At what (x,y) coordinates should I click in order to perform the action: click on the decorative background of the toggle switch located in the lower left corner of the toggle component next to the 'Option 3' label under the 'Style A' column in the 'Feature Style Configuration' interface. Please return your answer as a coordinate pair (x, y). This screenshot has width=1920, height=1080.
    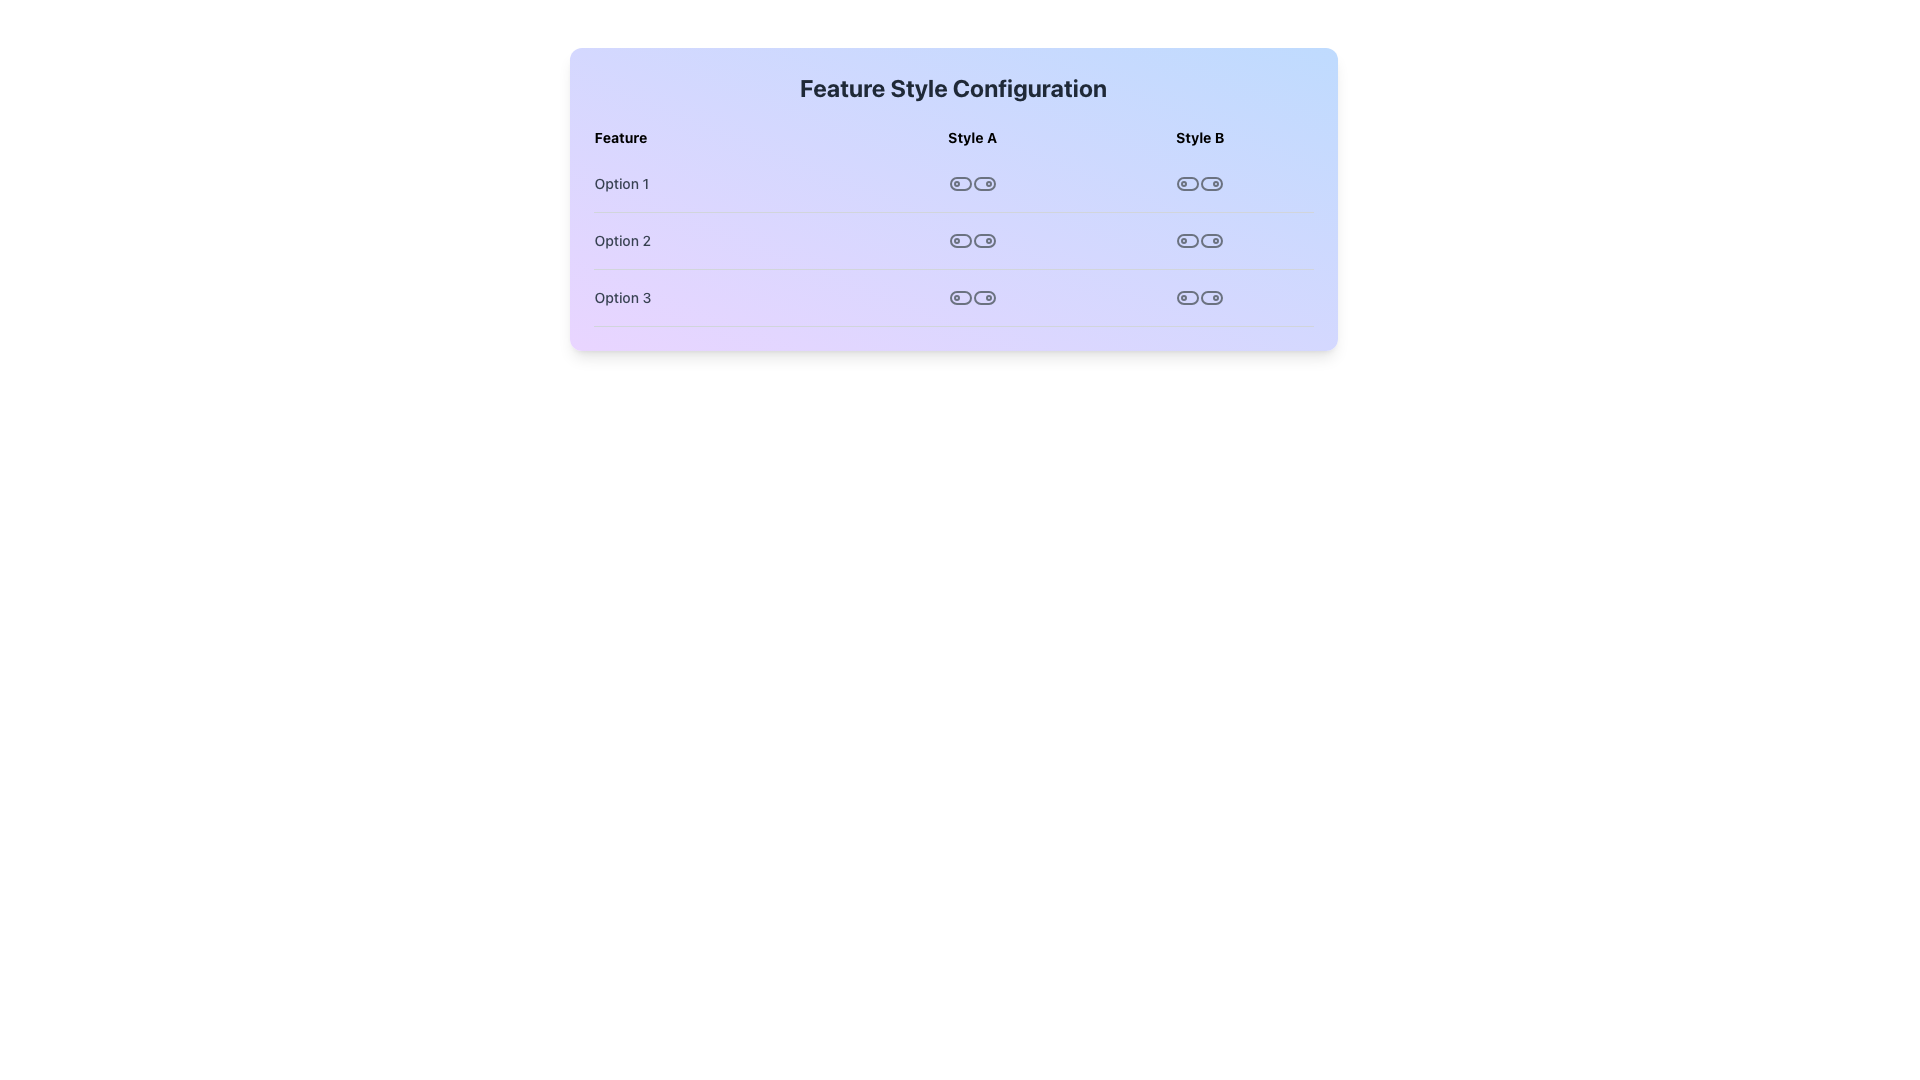
    Looking at the image, I should click on (984, 297).